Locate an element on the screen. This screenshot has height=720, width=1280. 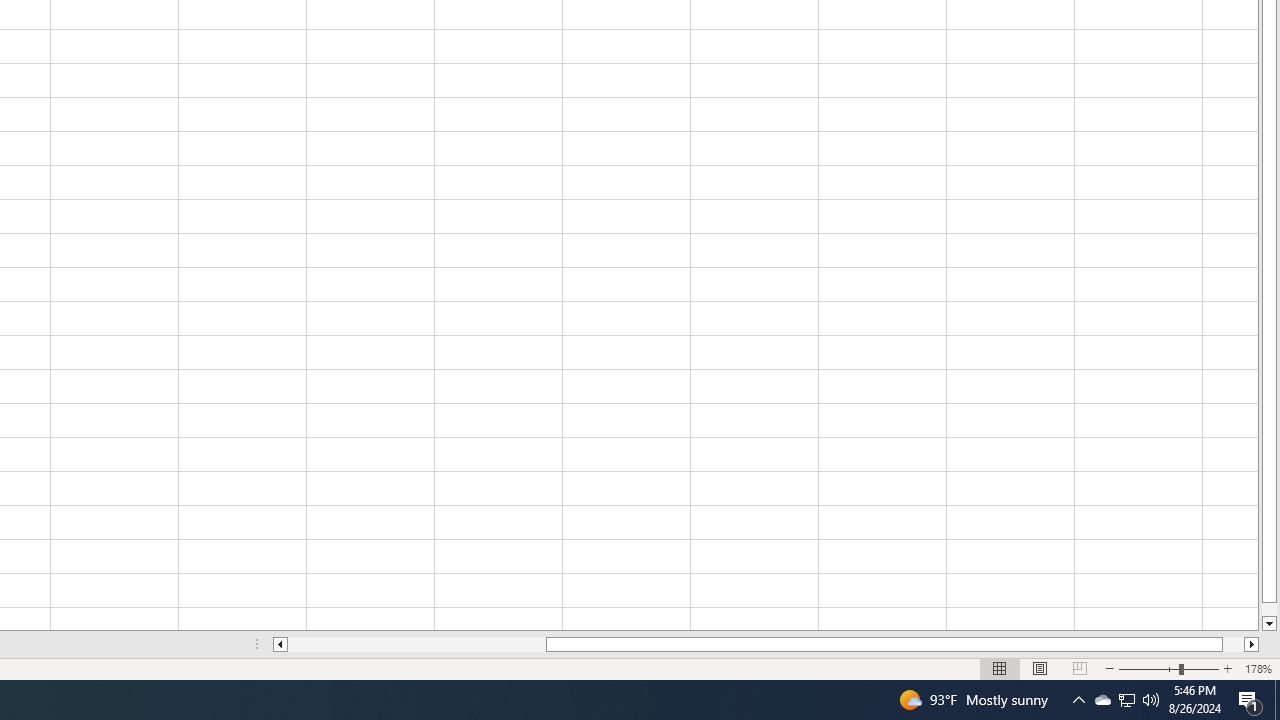
'Page left' is located at coordinates (416, 644).